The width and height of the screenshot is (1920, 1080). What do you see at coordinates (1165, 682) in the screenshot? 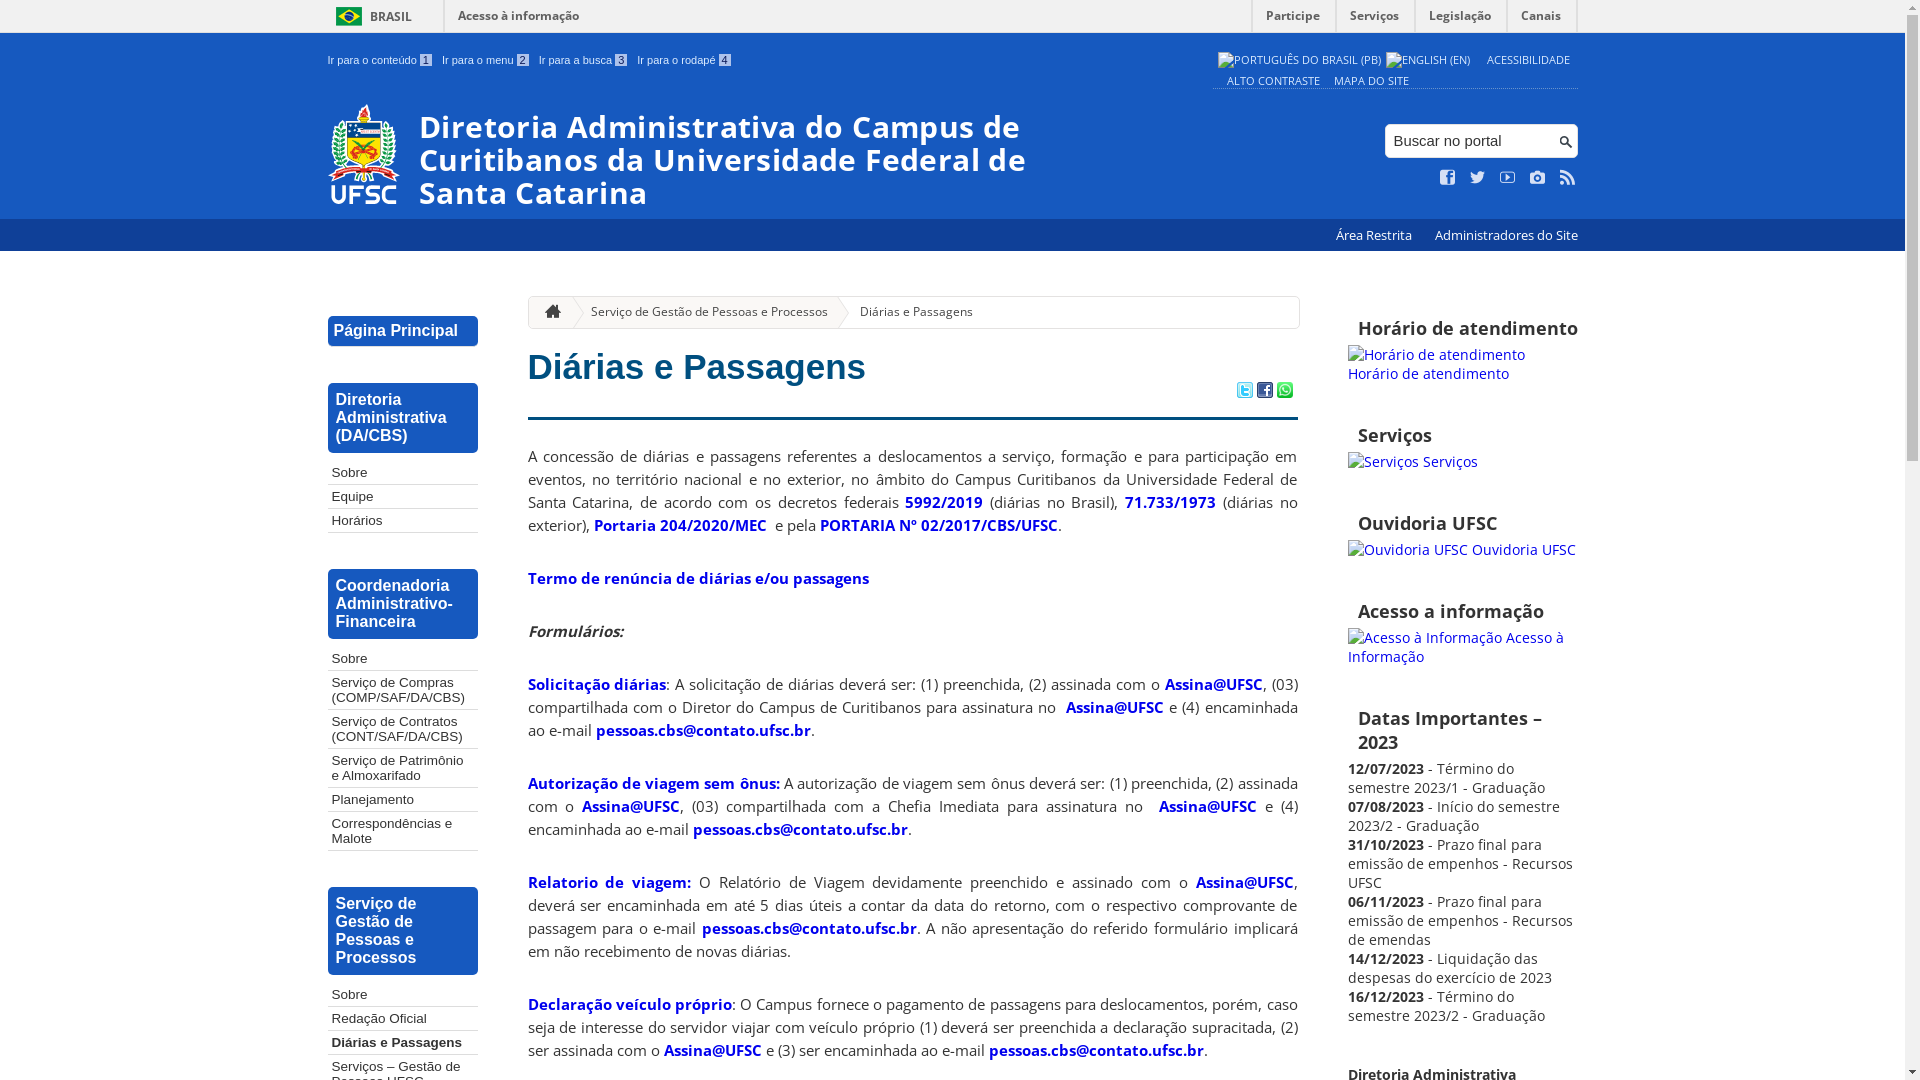
I see `'Assina@UFSC'` at bounding box center [1165, 682].